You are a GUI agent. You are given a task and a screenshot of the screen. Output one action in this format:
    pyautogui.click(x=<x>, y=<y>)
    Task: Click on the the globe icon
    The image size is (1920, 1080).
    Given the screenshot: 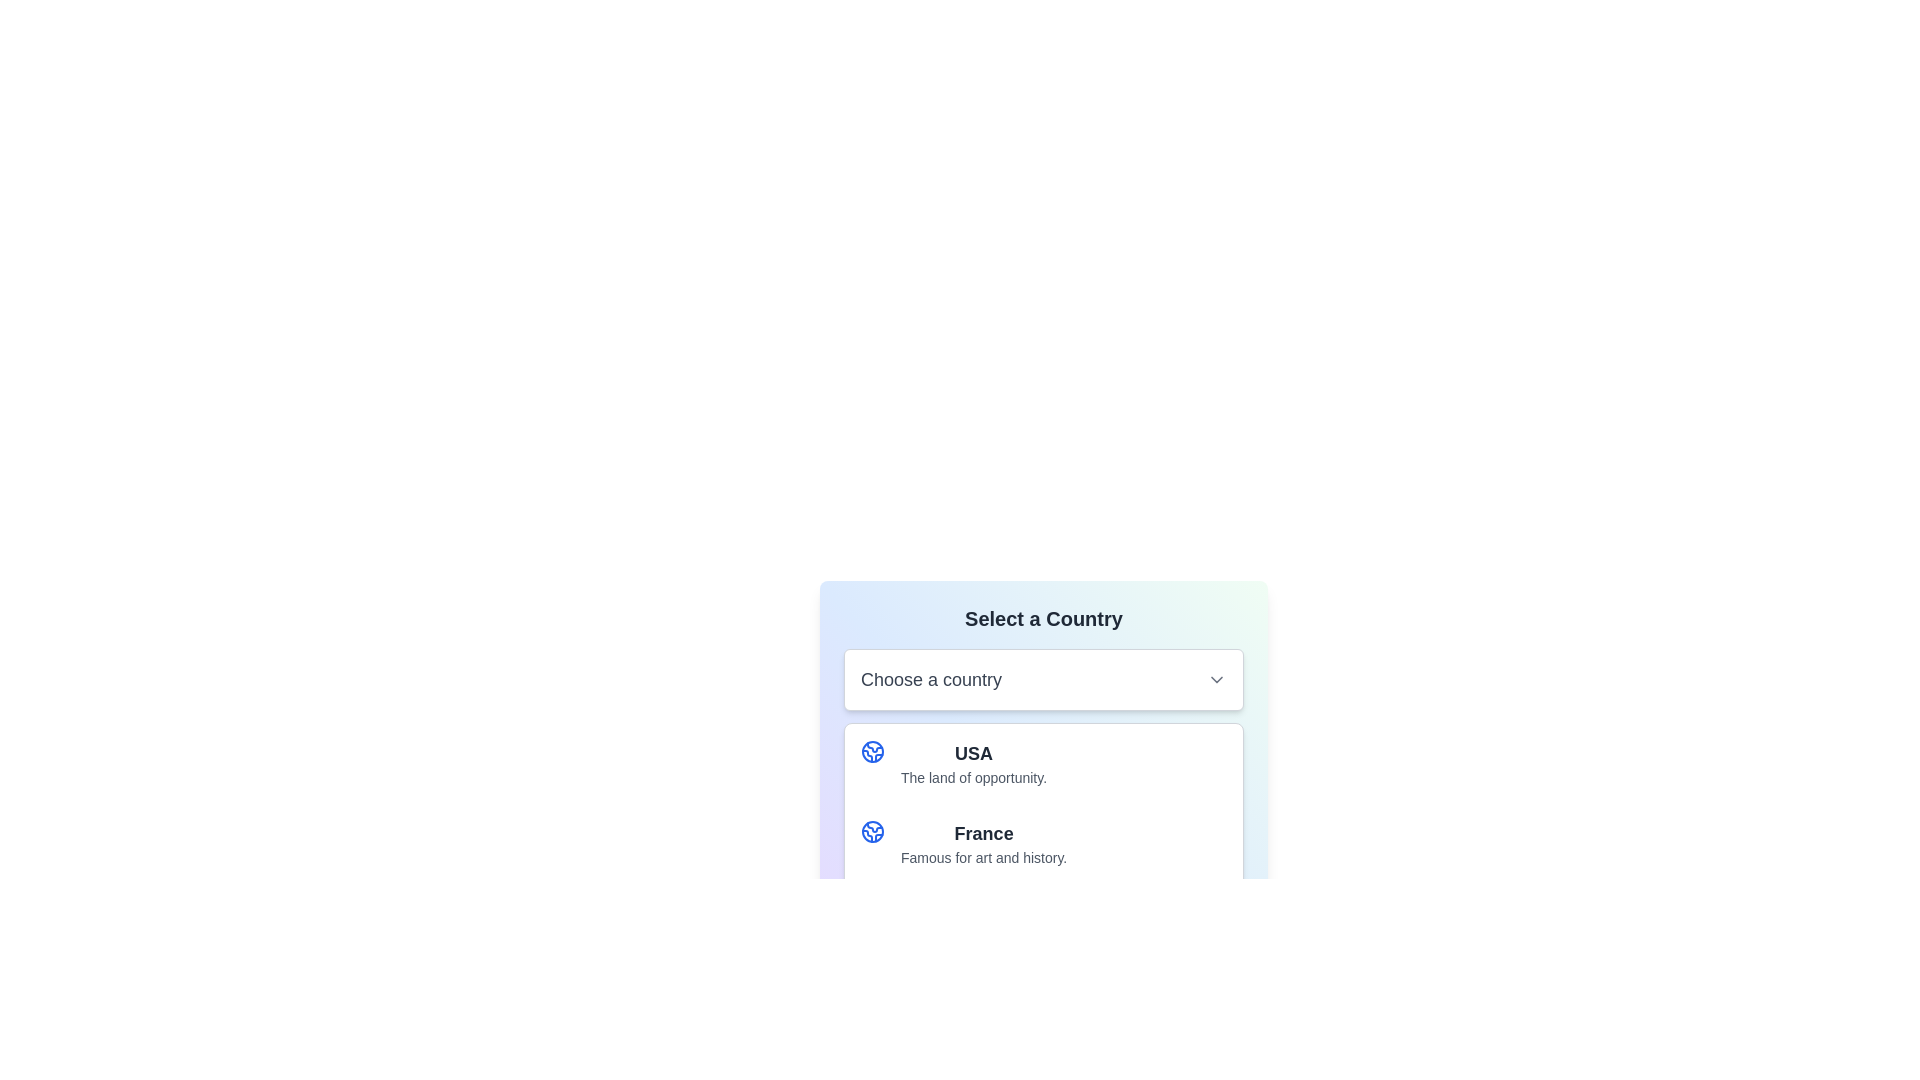 What is the action you would take?
    pyautogui.click(x=873, y=832)
    